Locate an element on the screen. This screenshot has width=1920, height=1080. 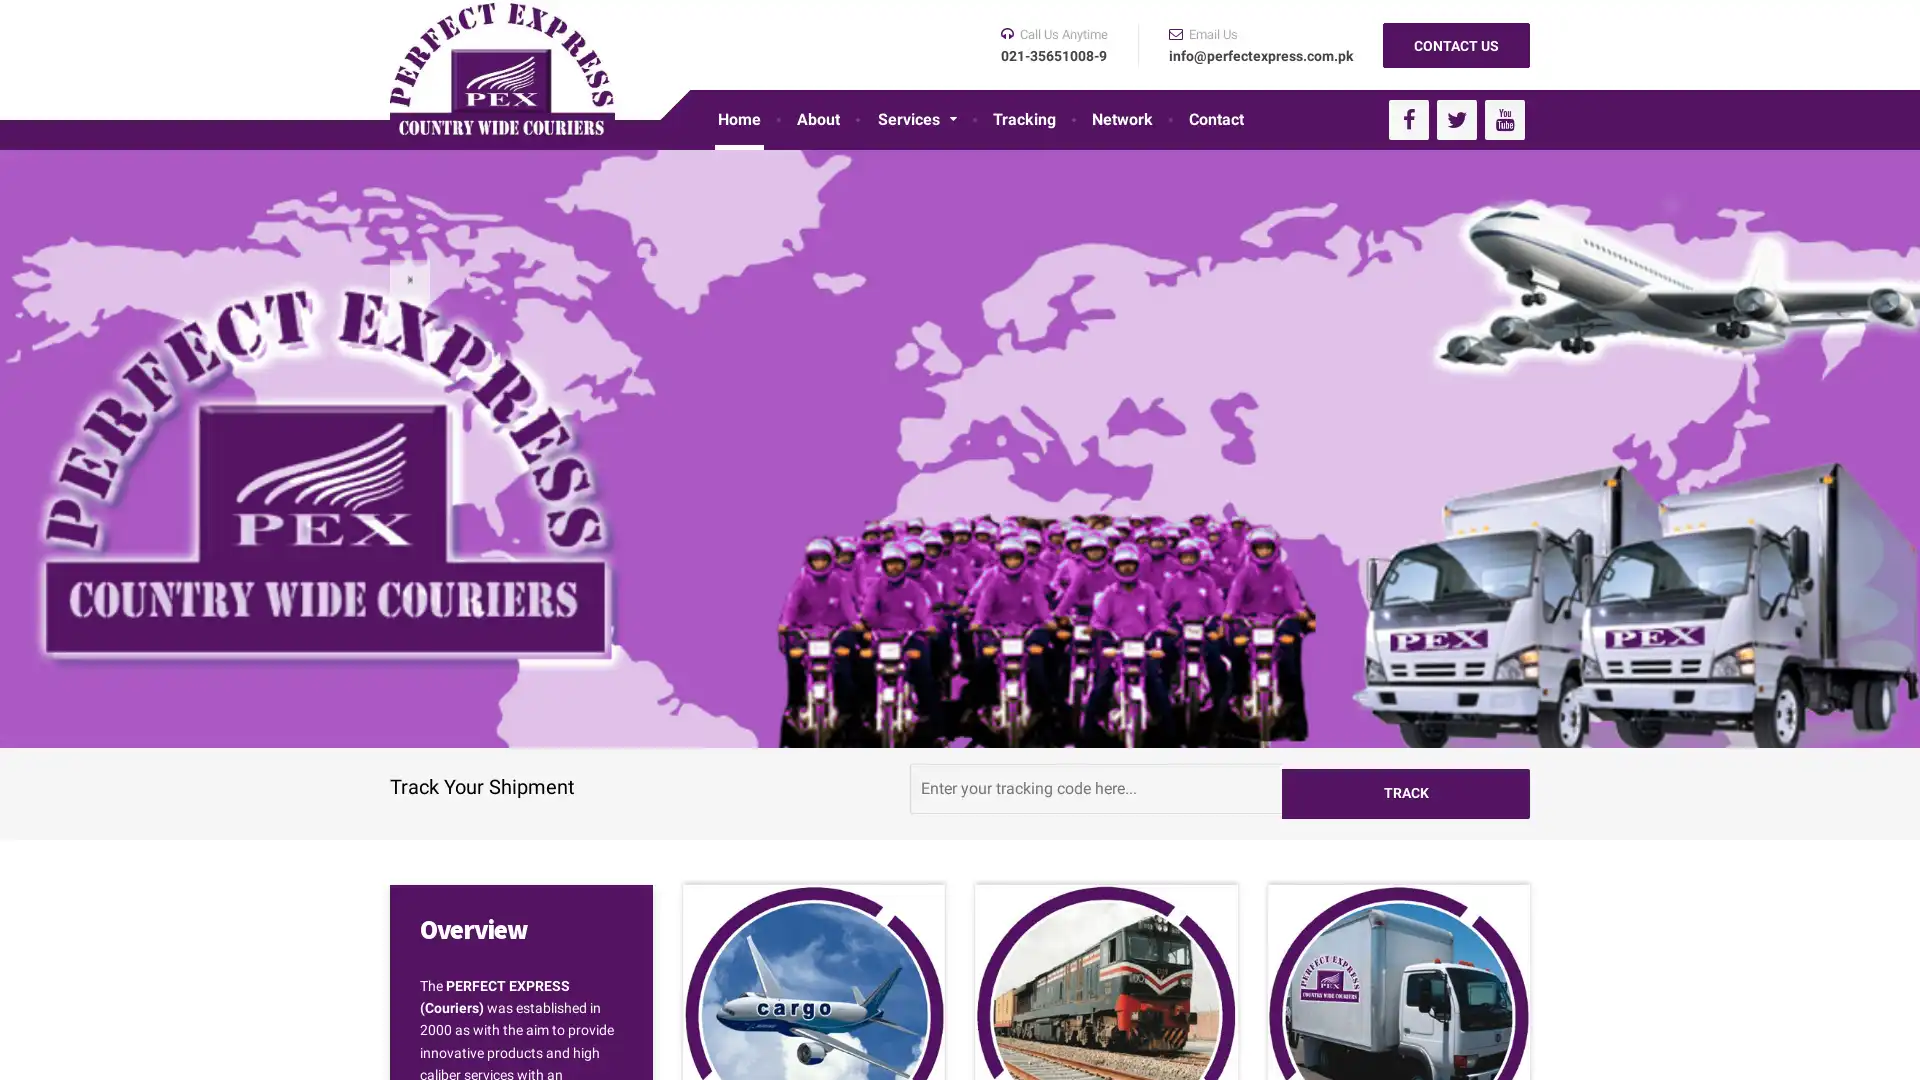
TRACK is located at coordinates (1405, 786).